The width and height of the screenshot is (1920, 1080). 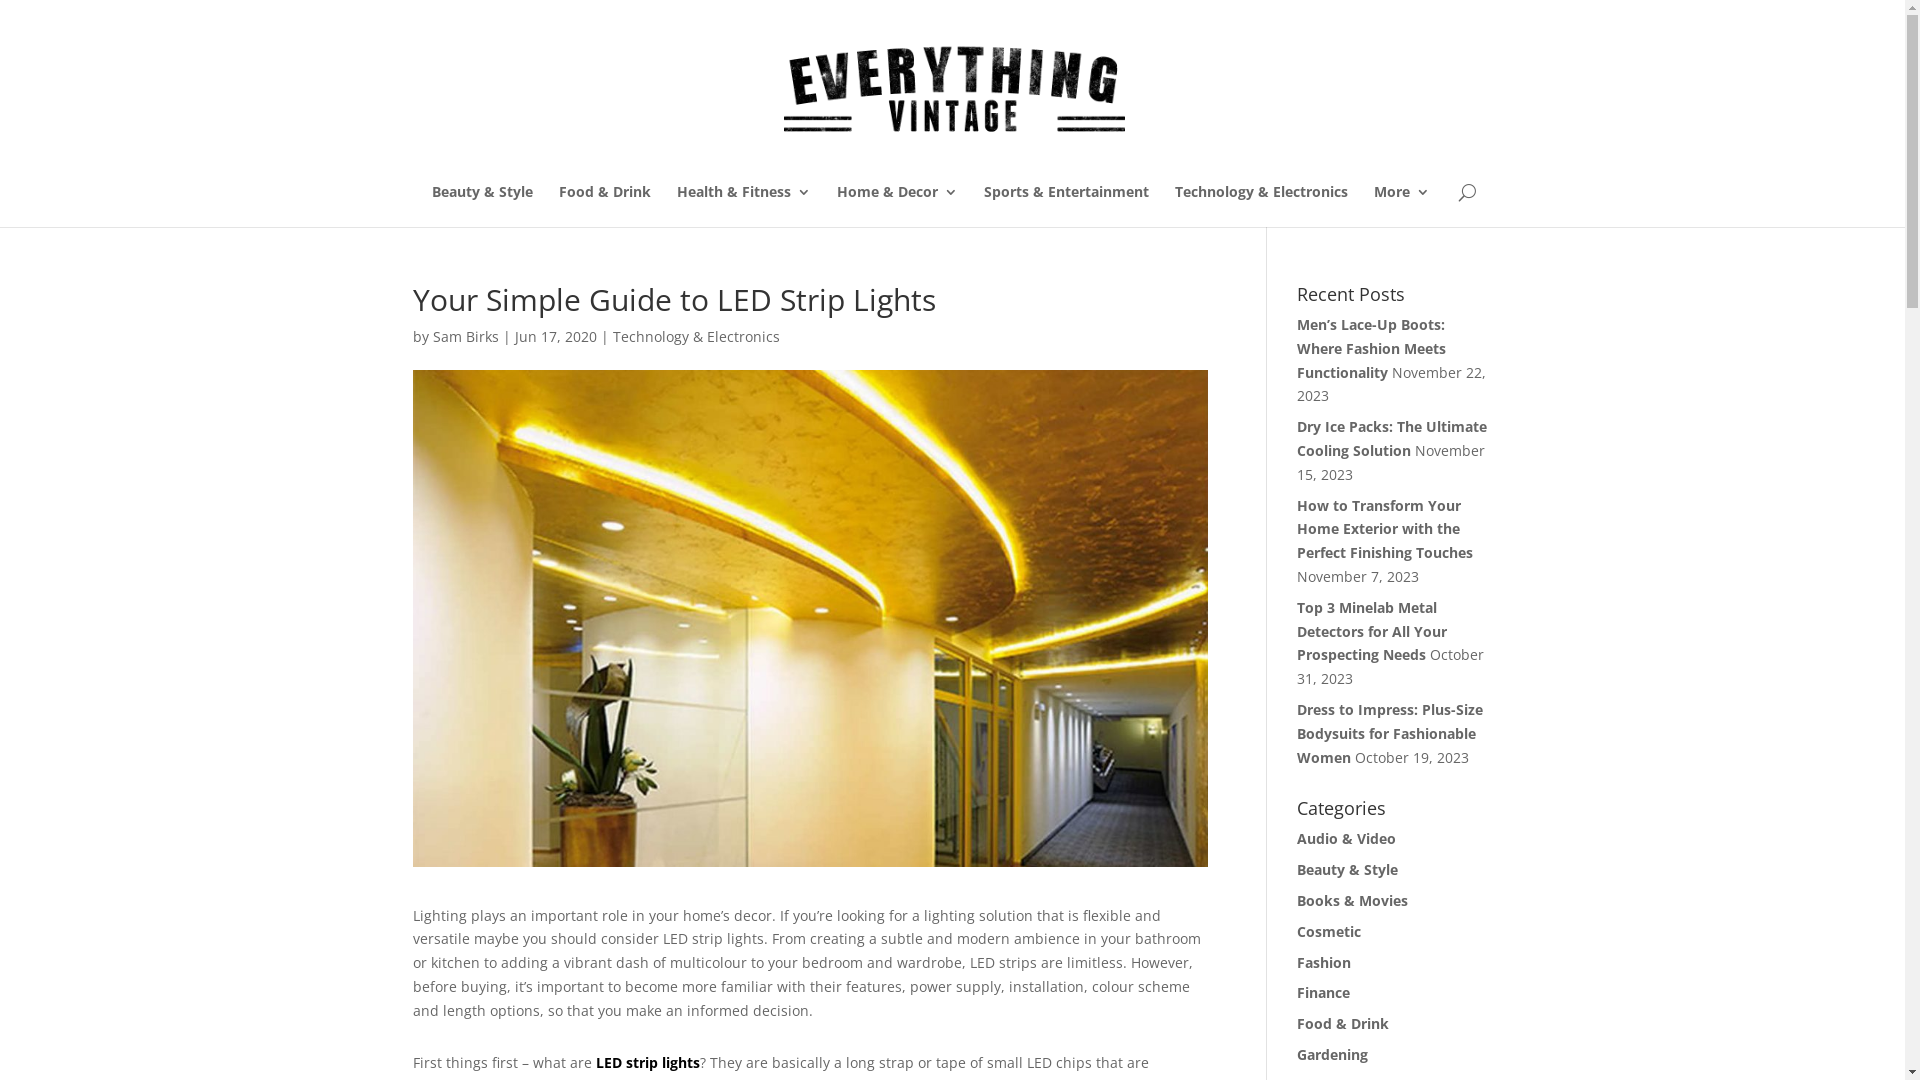 I want to click on 'Beauty & Style', so click(x=482, y=205).